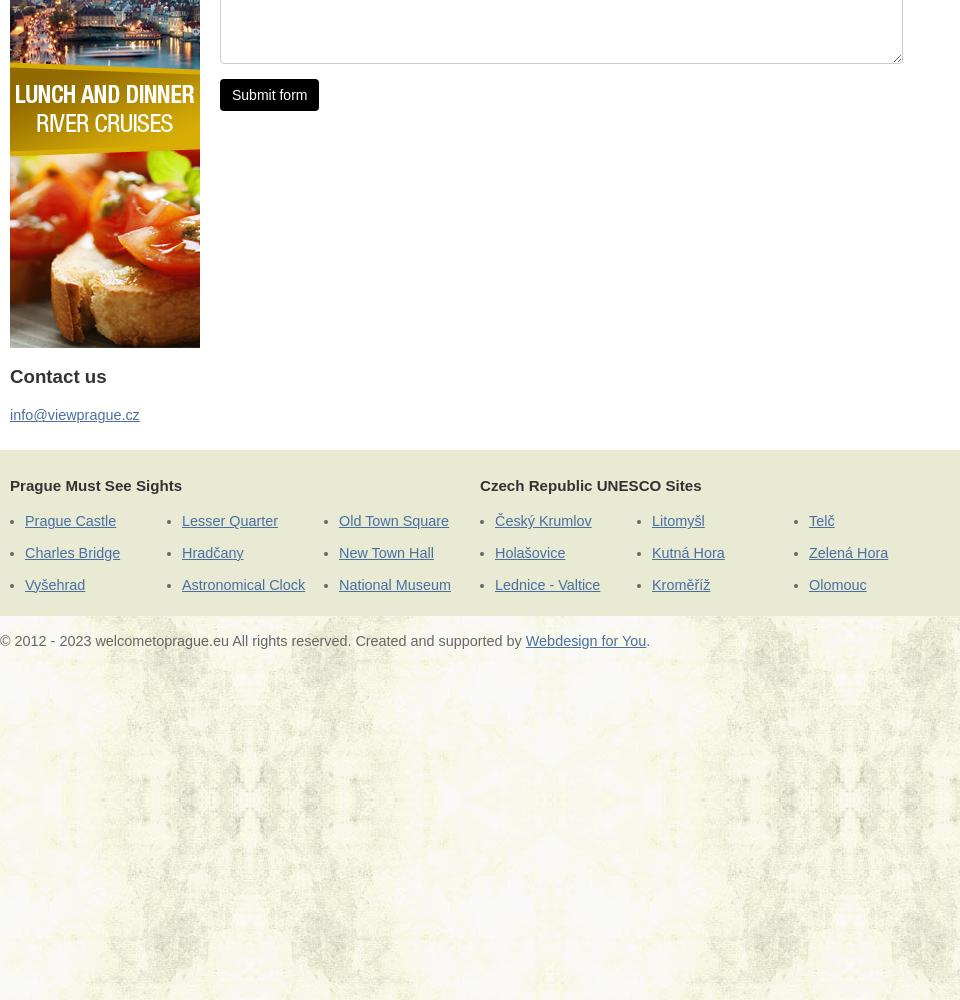 This screenshot has height=1000, width=960. Describe the element at coordinates (393, 583) in the screenshot. I see `'National Museum'` at that location.